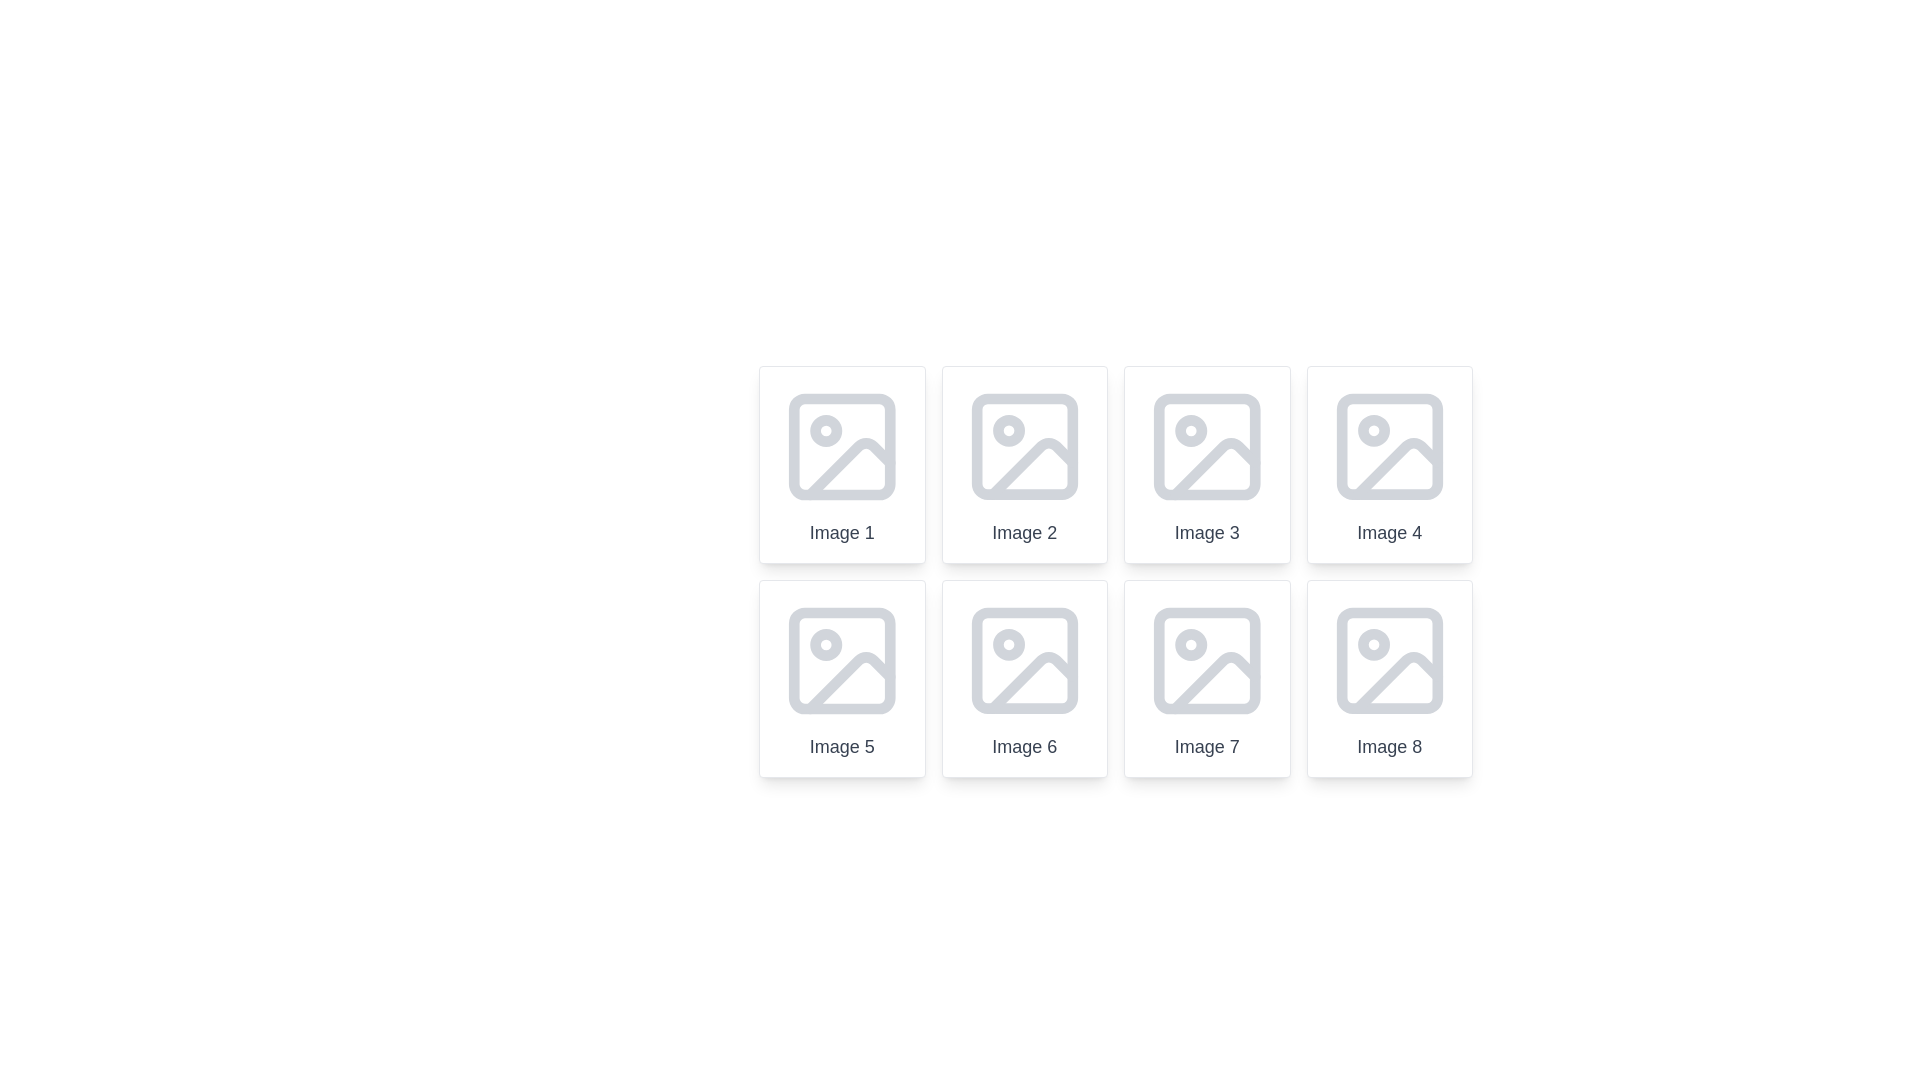 The image size is (1920, 1080). I want to click on the Icon component located within the first image placeholder labeled 'Image 1', positioned in the top-left quadrant of the placeholder, so click(826, 430).